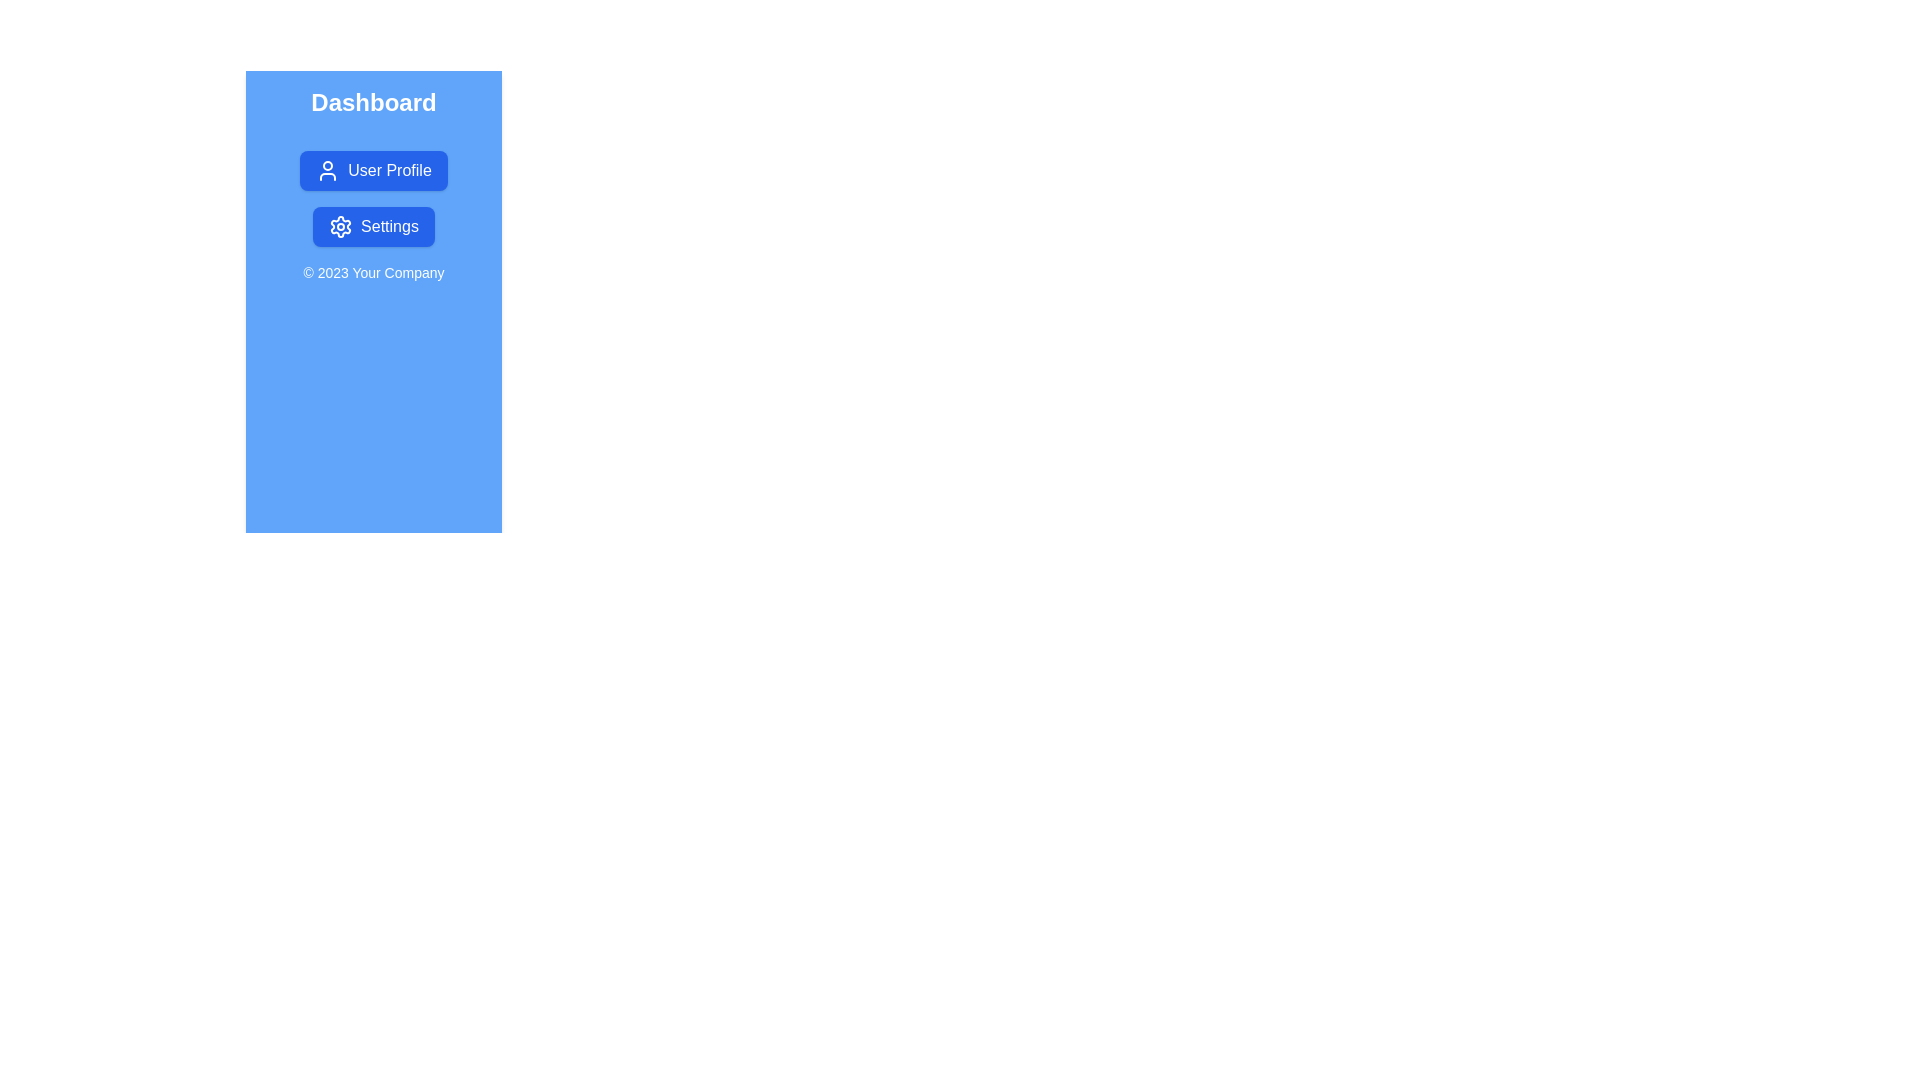 Image resolution: width=1920 pixels, height=1080 pixels. What do you see at coordinates (374, 169) in the screenshot?
I see `the 'User Profile' button` at bounding box center [374, 169].